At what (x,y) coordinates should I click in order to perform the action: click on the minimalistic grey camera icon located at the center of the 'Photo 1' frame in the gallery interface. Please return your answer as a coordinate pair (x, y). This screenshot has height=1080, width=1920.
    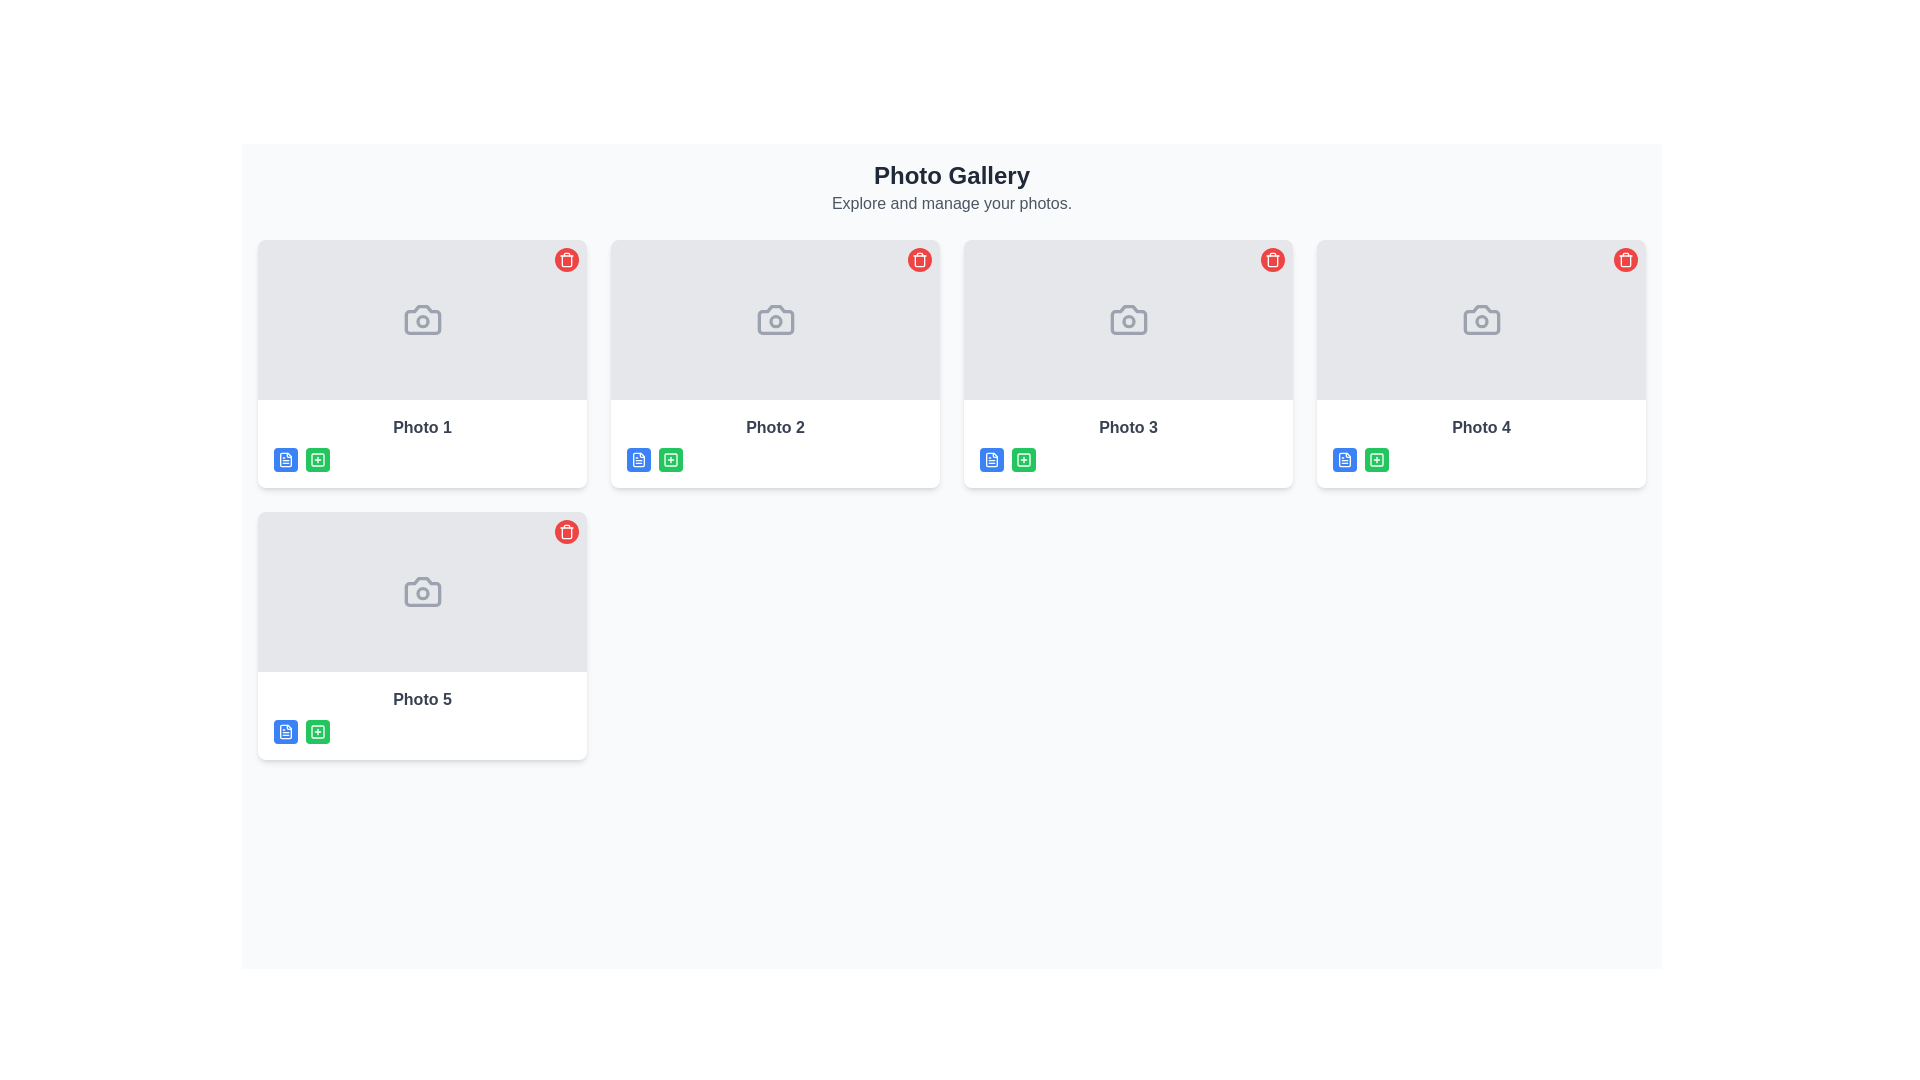
    Looking at the image, I should click on (421, 319).